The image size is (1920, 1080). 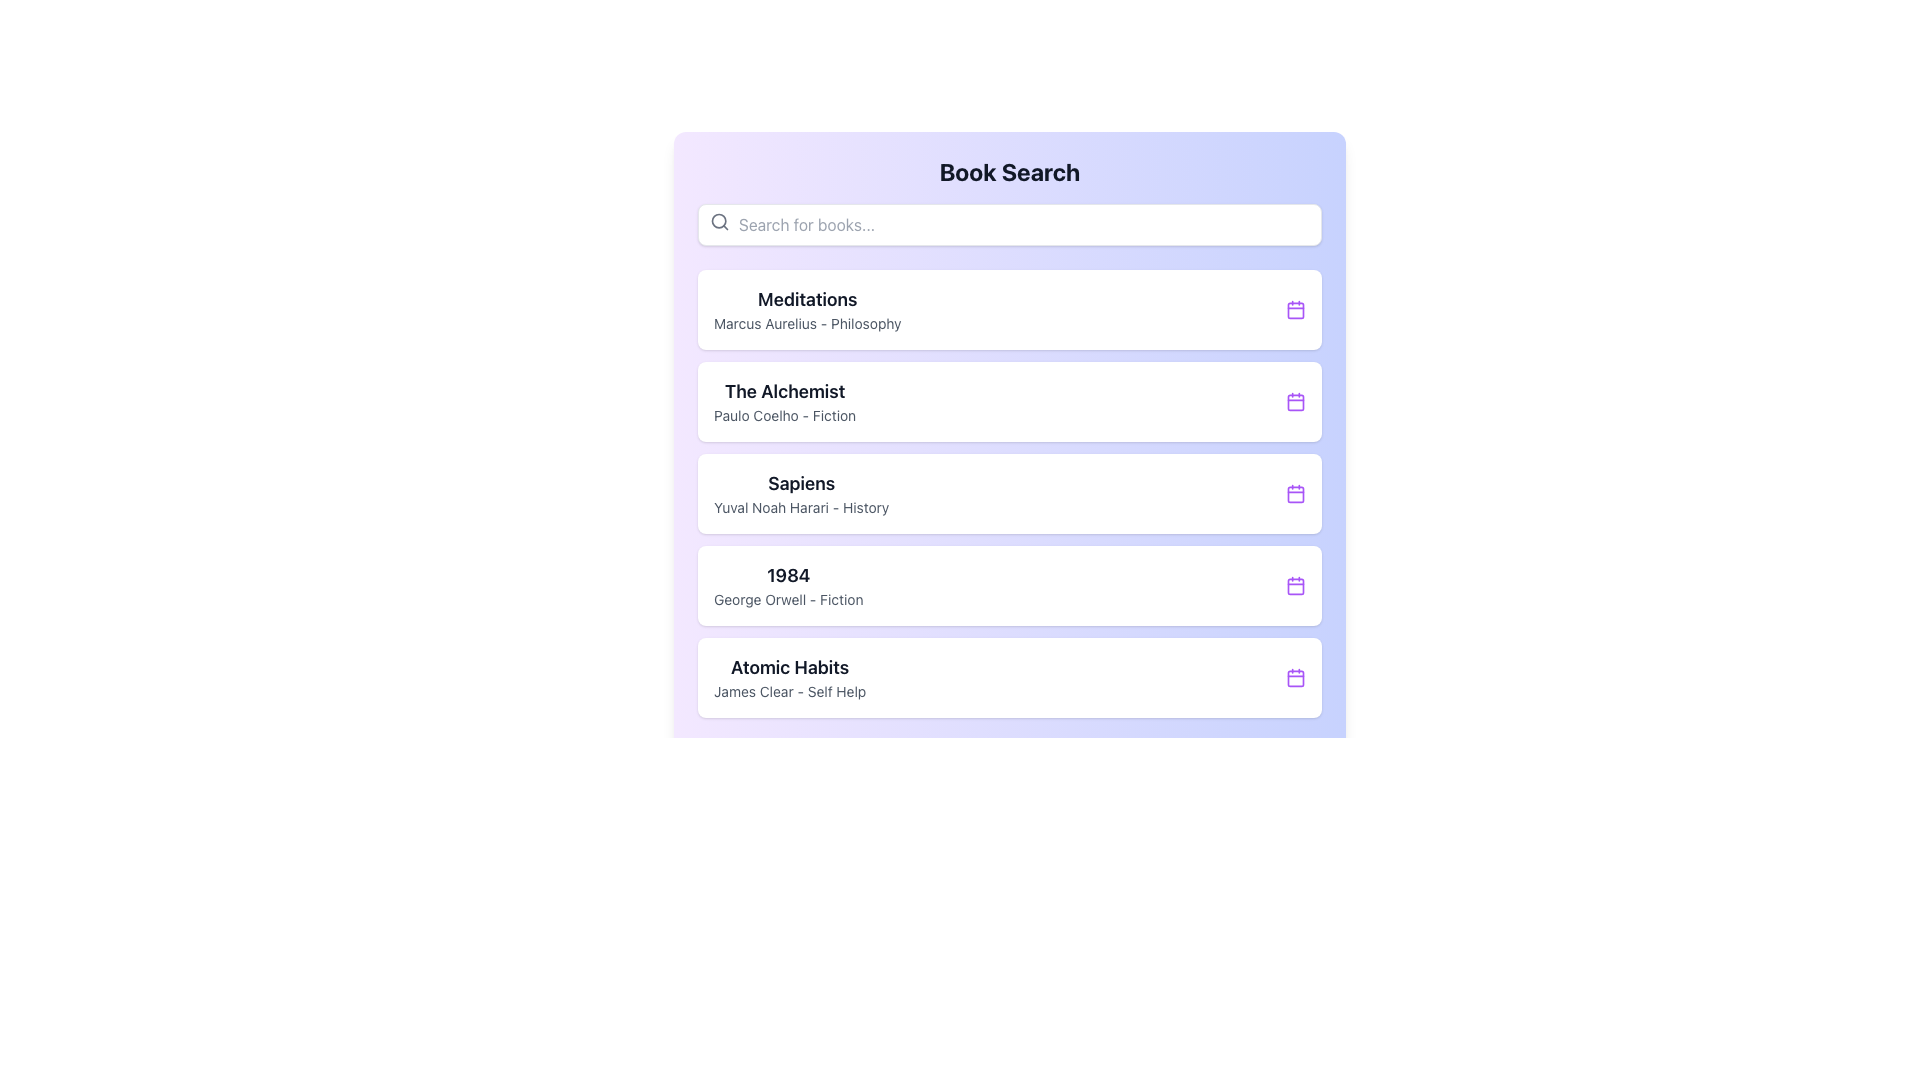 I want to click on the text label displaying 'Yuval Noah Harari - History', which is located beneath the title 'Sapiens' in the third card from the top of the vertical list, so click(x=801, y=507).